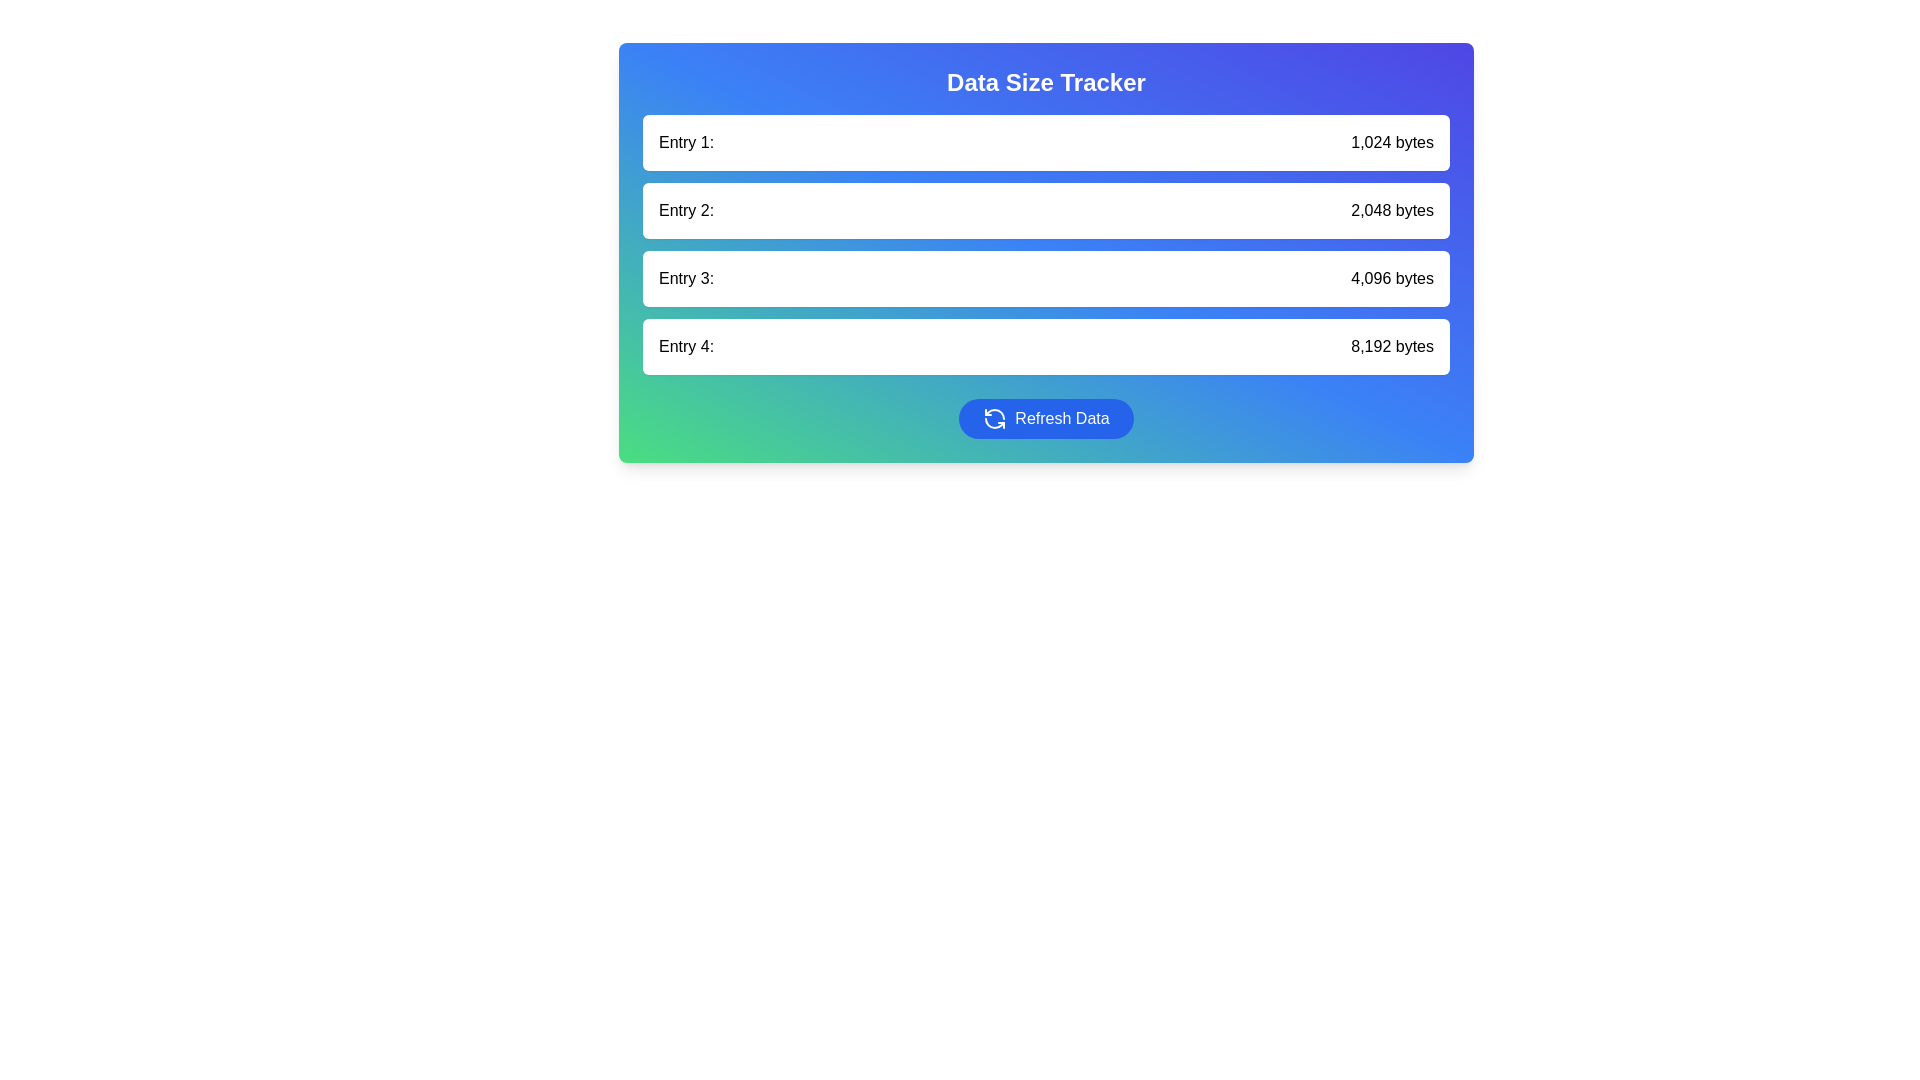  What do you see at coordinates (1045, 418) in the screenshot?
I see `the 'Refresh Data' button with a blue background and white text, located at the bottom of the 'Data Size Tracker' interface` at bounding box center [1045, 418].